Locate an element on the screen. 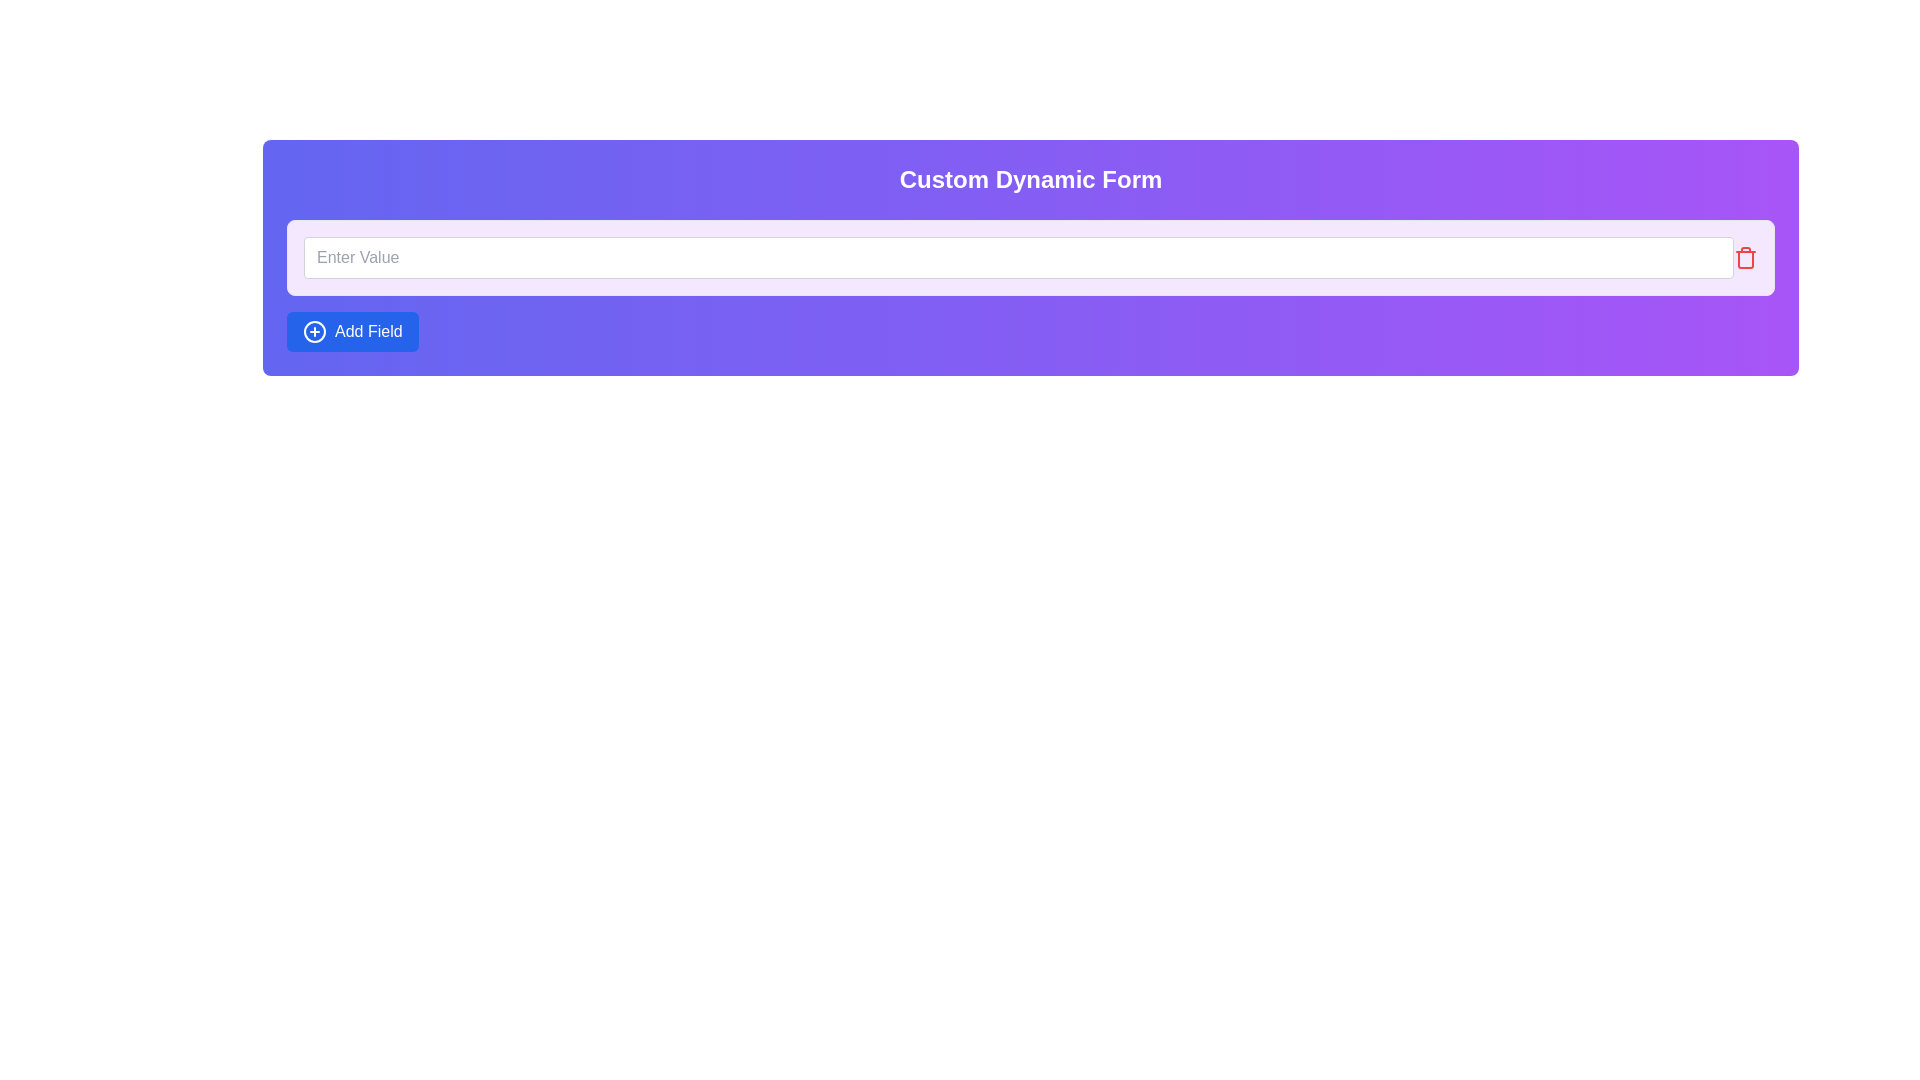  the 'Add Field' text label located within the button at the bottom-left area of the form module, which indicates the functionality of adding a new field to the form is located at coordinates (368, 330).